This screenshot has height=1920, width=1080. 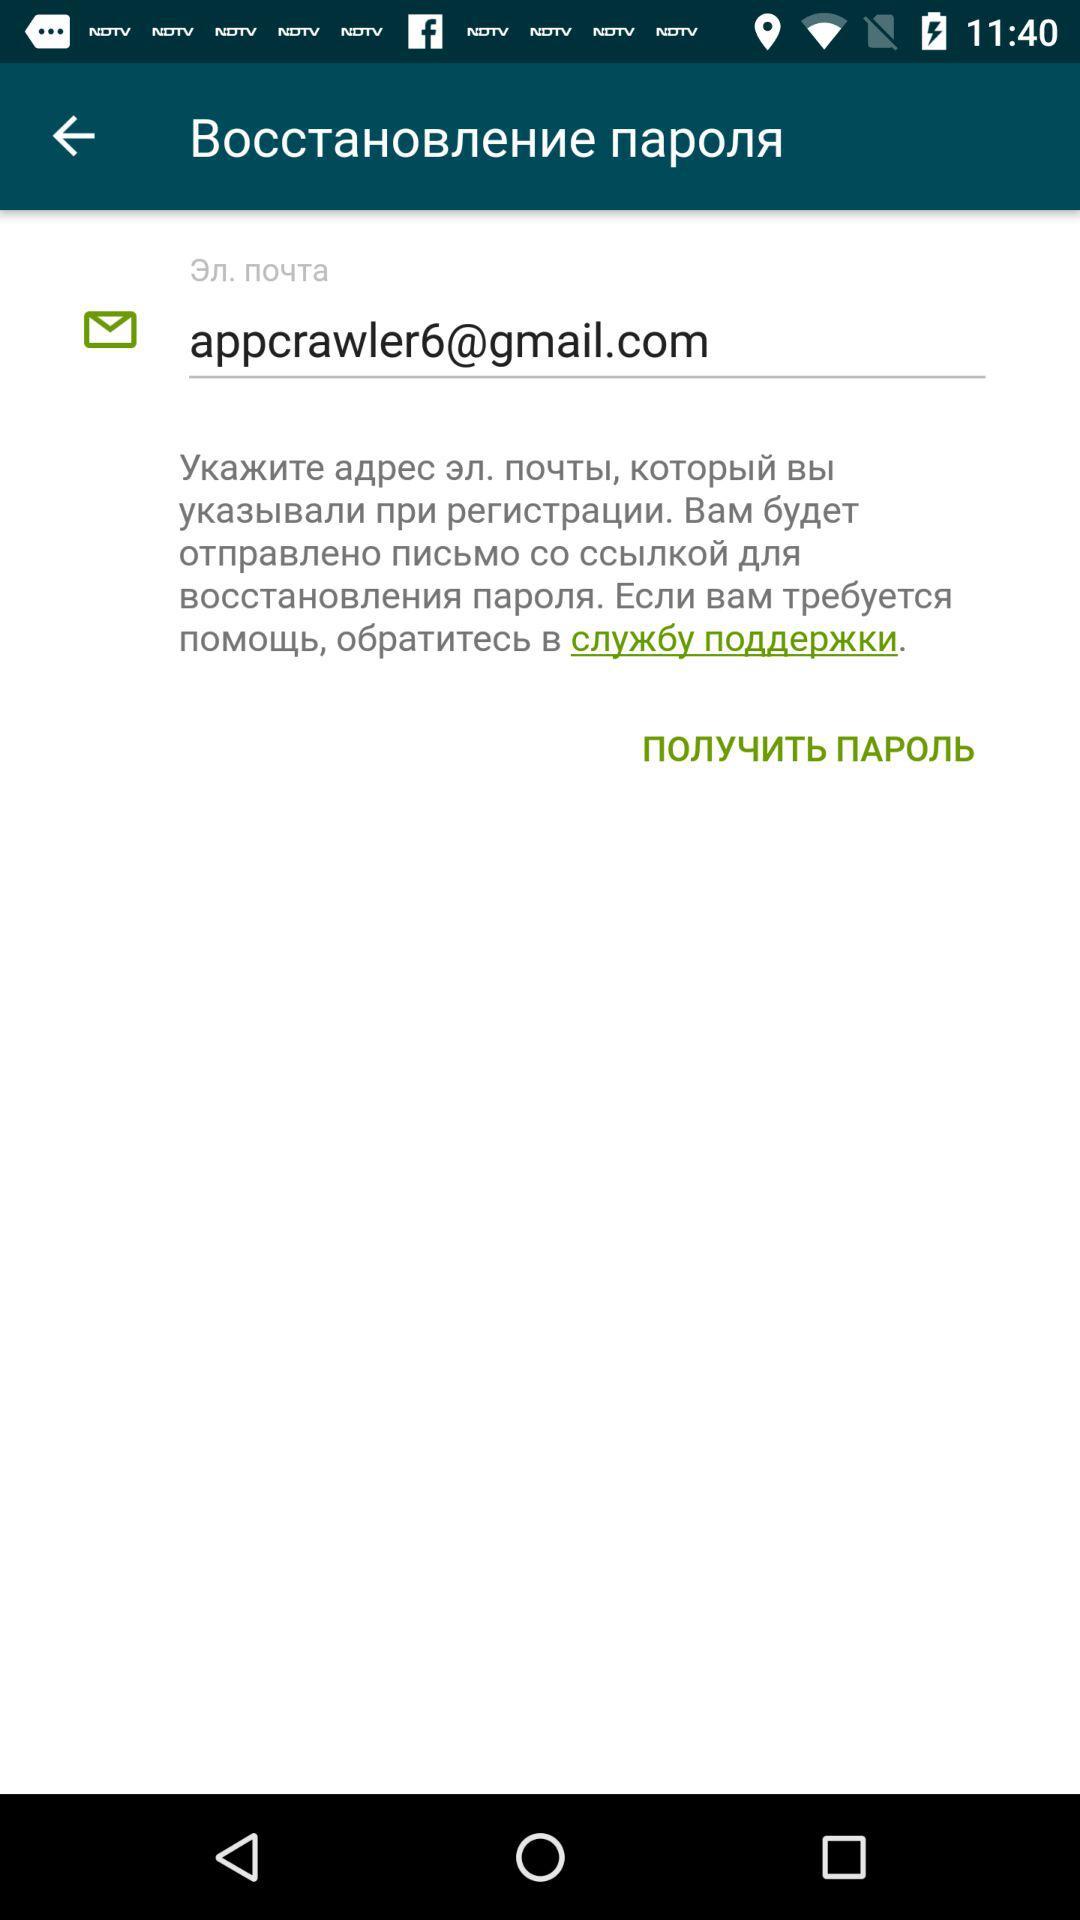 What do you see at coordinates (807, 746) in the screenshot?
I see `item on the right` at bounding box center [807, 746].